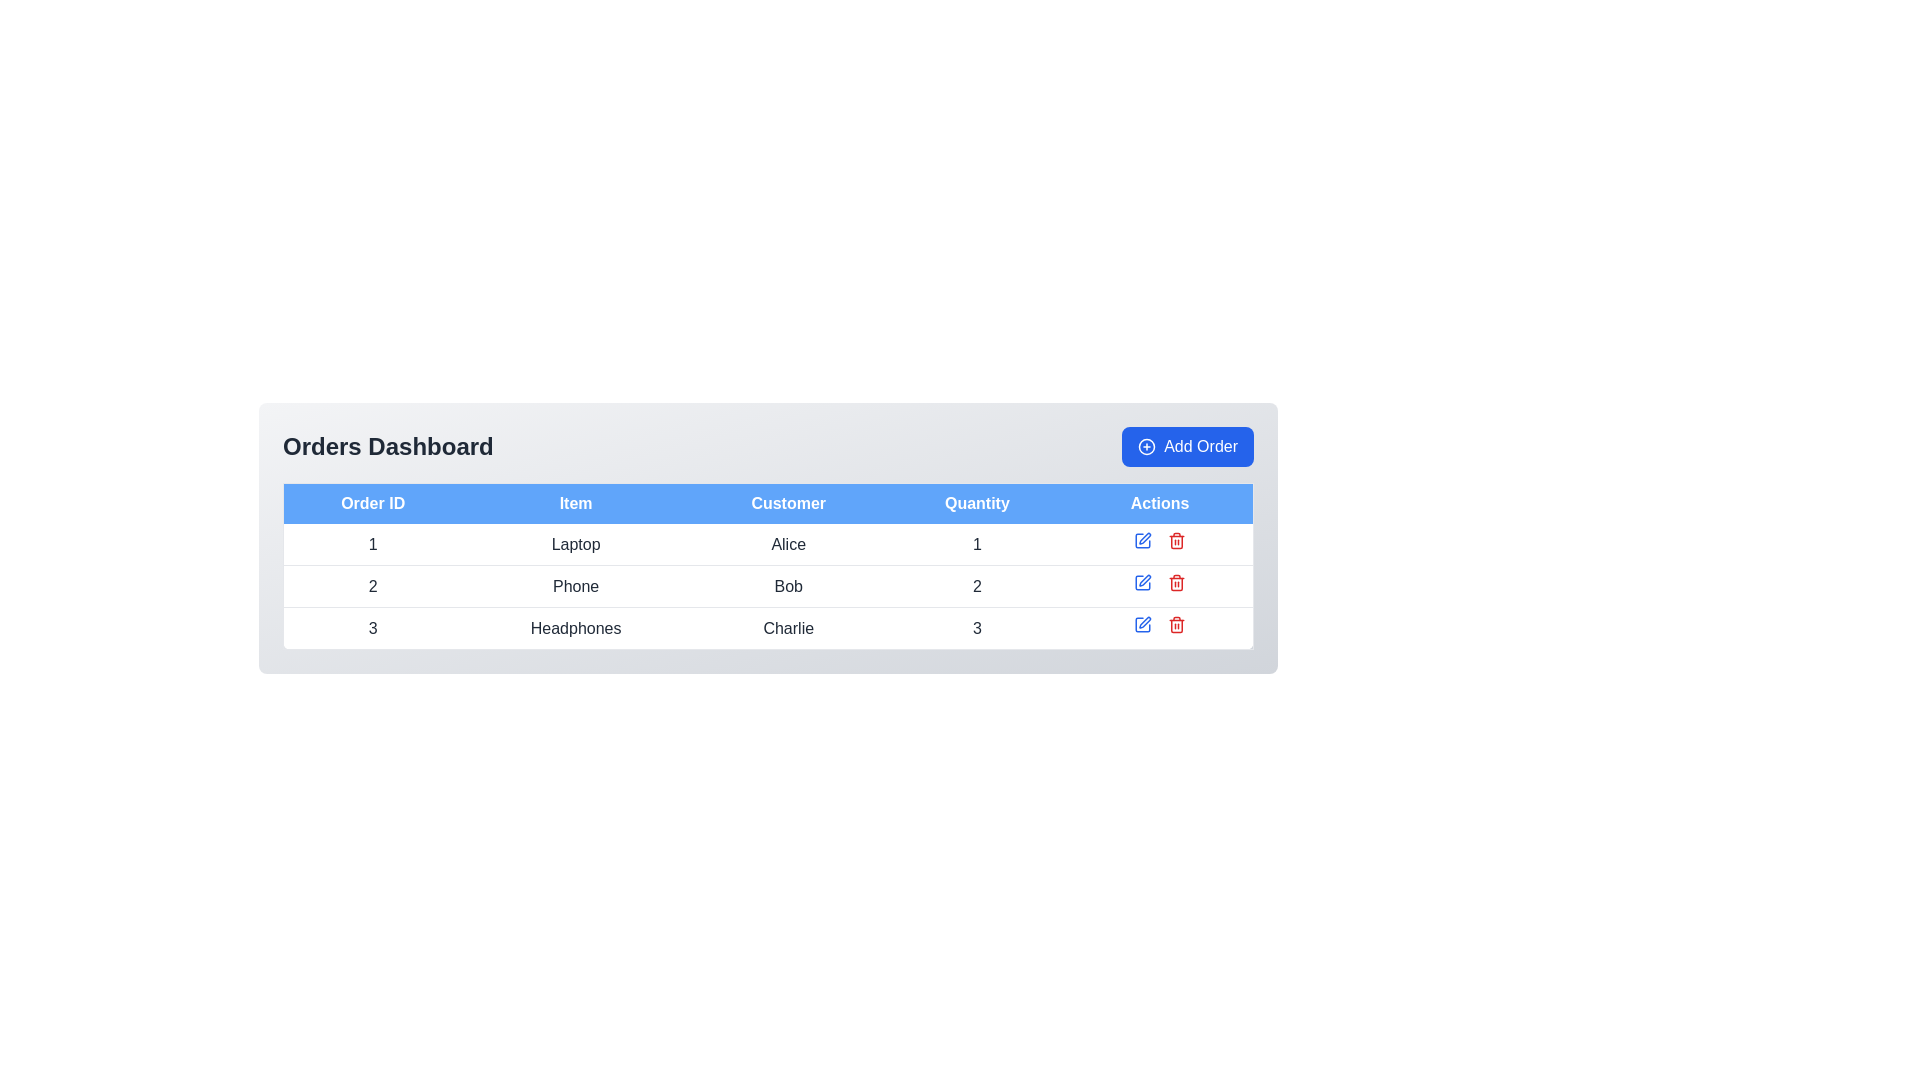 The image size is (1920, 1080). I want to click on the delete icon in the Actions cell of the table row for customer 'Bob', which is the second row and fifth cell in the table, so click(1160, 585).